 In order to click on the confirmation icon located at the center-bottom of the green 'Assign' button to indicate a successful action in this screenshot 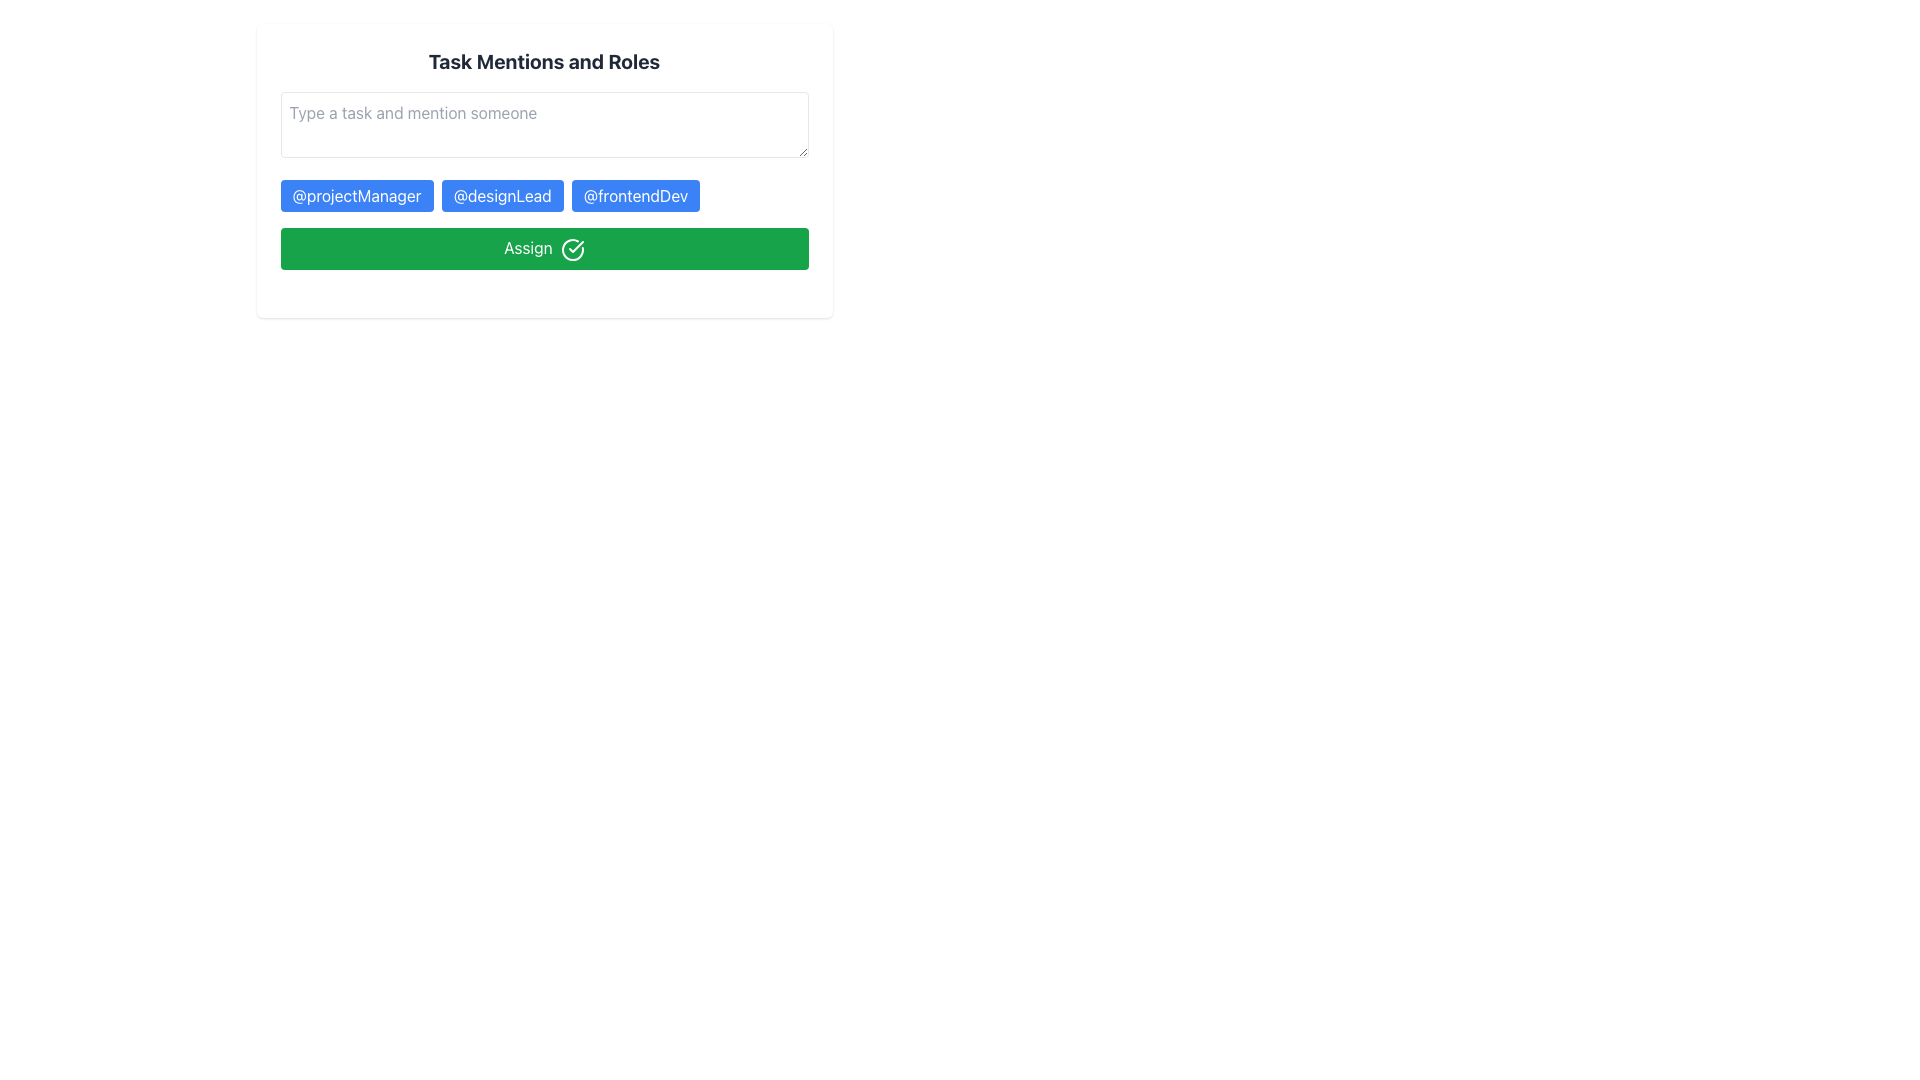, I will do `click(571, 248)`.